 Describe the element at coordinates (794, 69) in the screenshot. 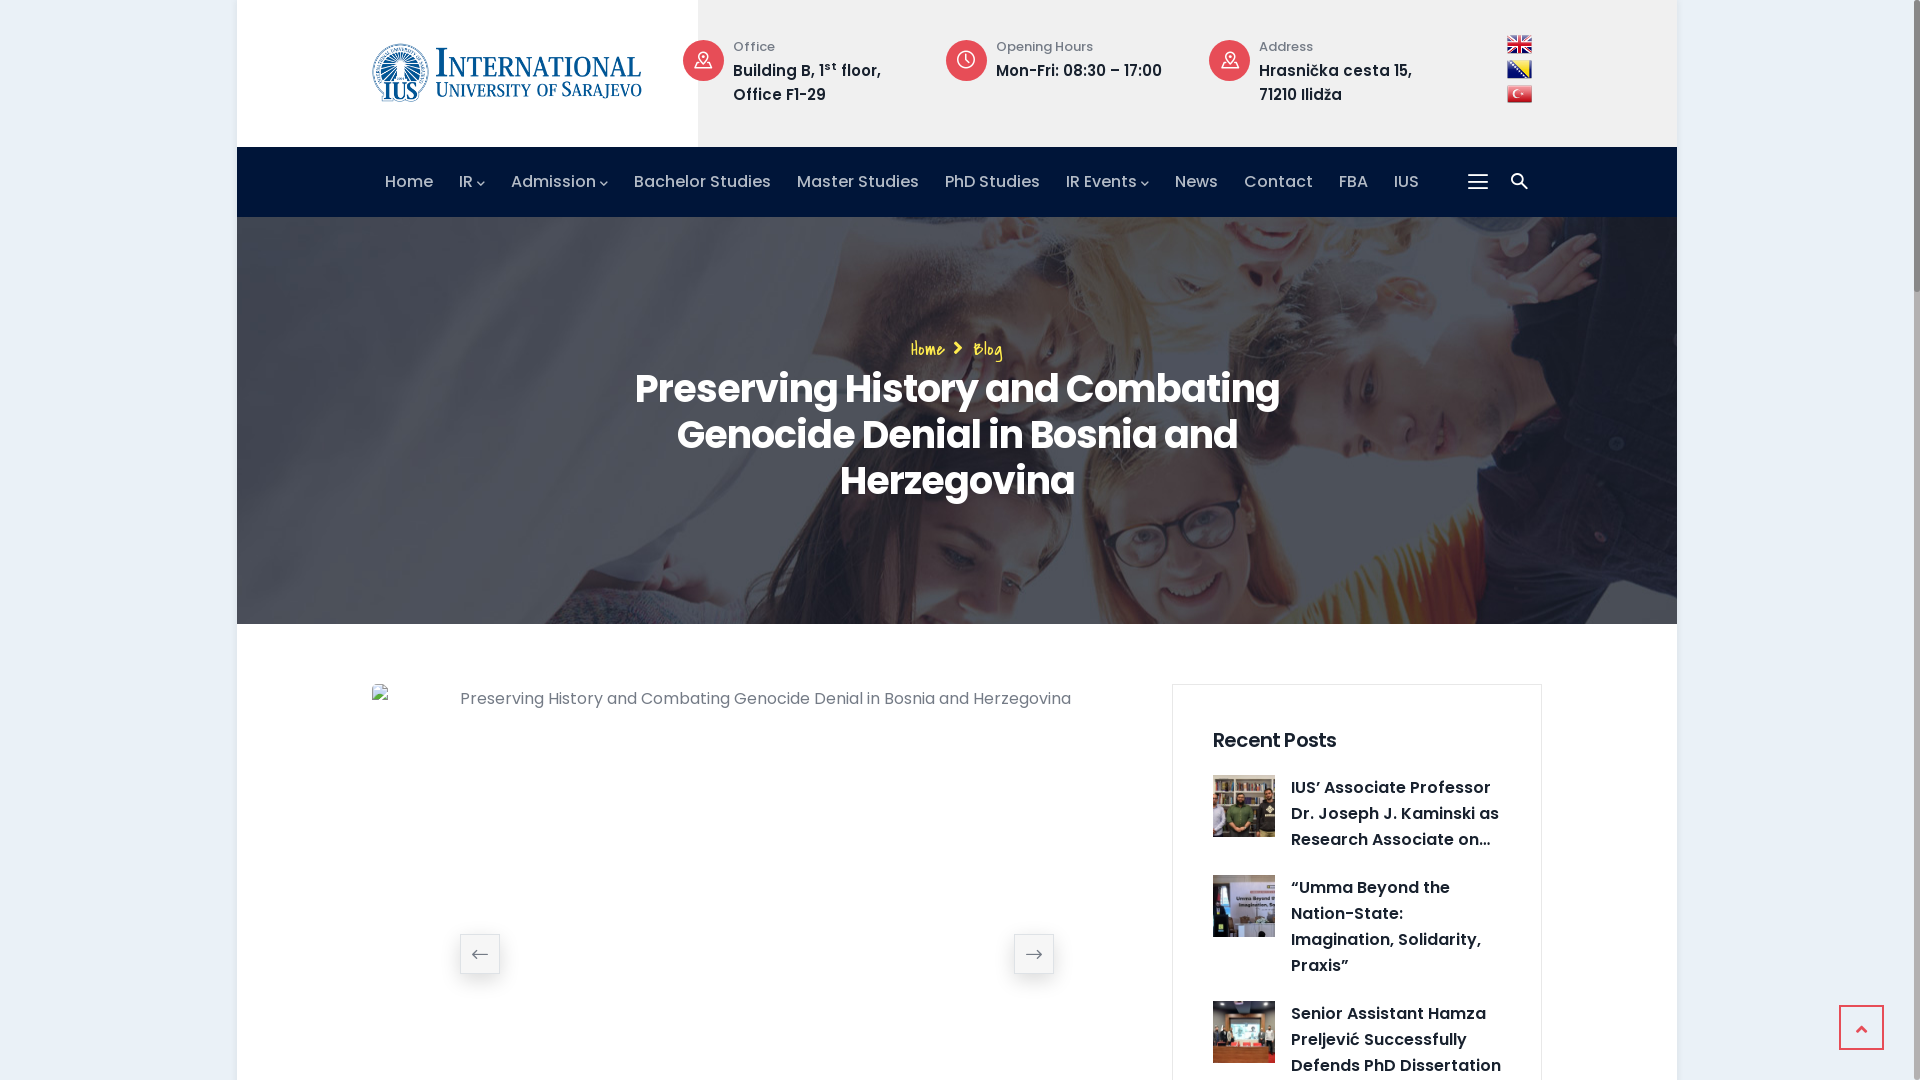

I see `'+387 33 957 400'` at that location.